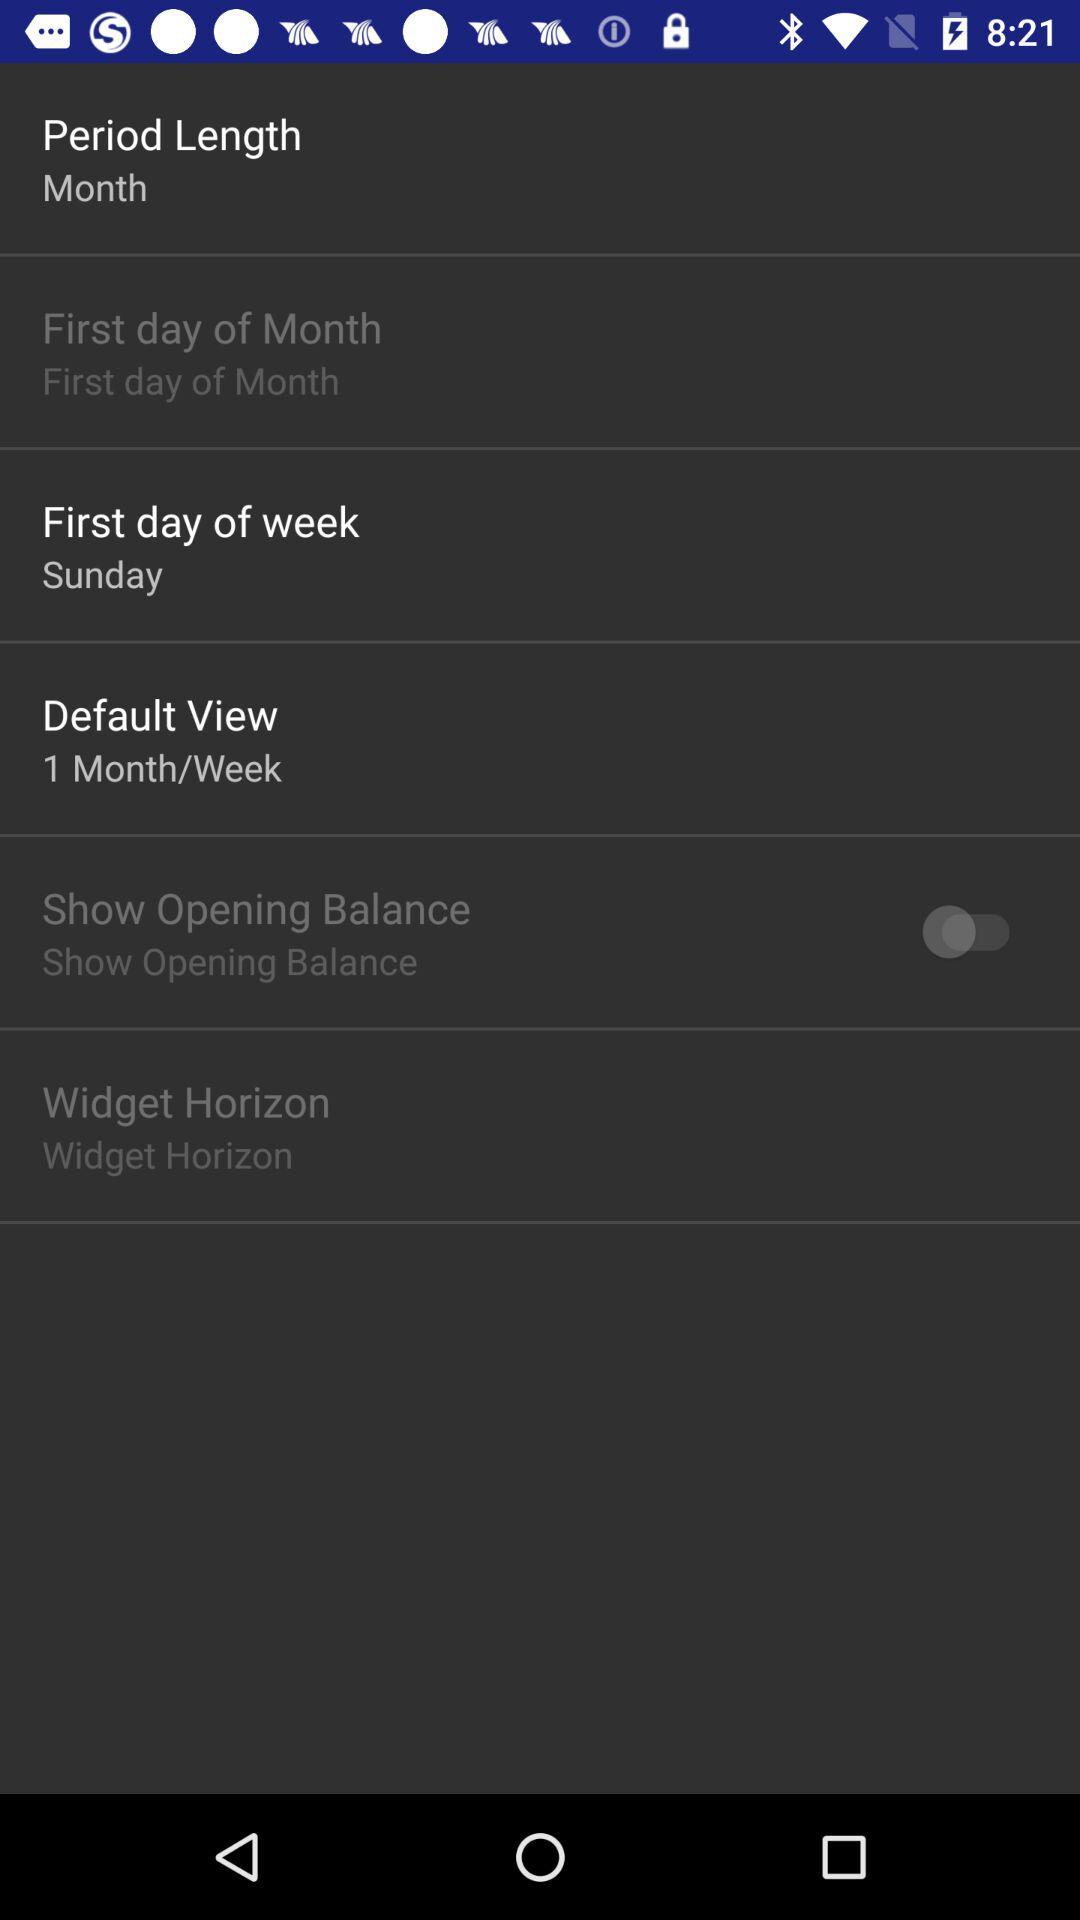  What do you see at coordinates (102, 572) in the screenshot?
I see `item above default view app` at bounding box center [102, 572].